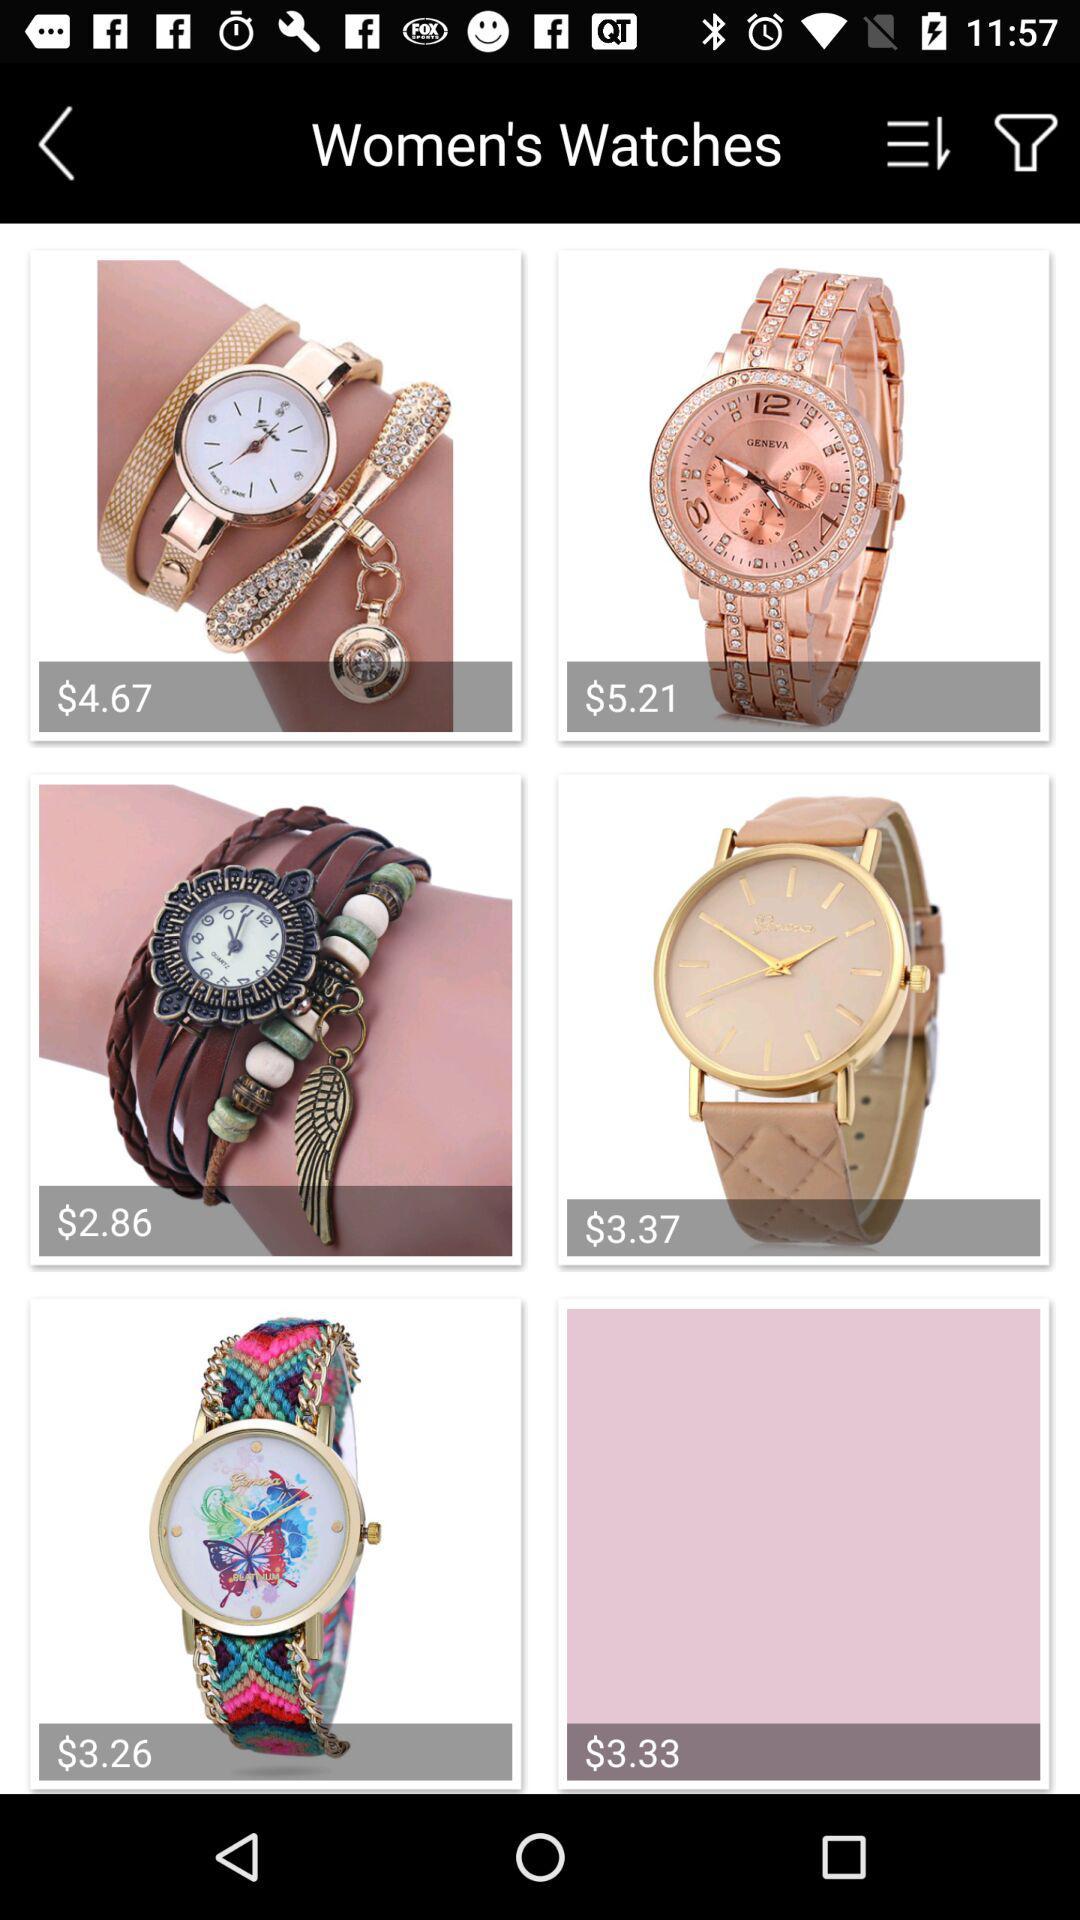  I want to click on go back, so click(55, 142).